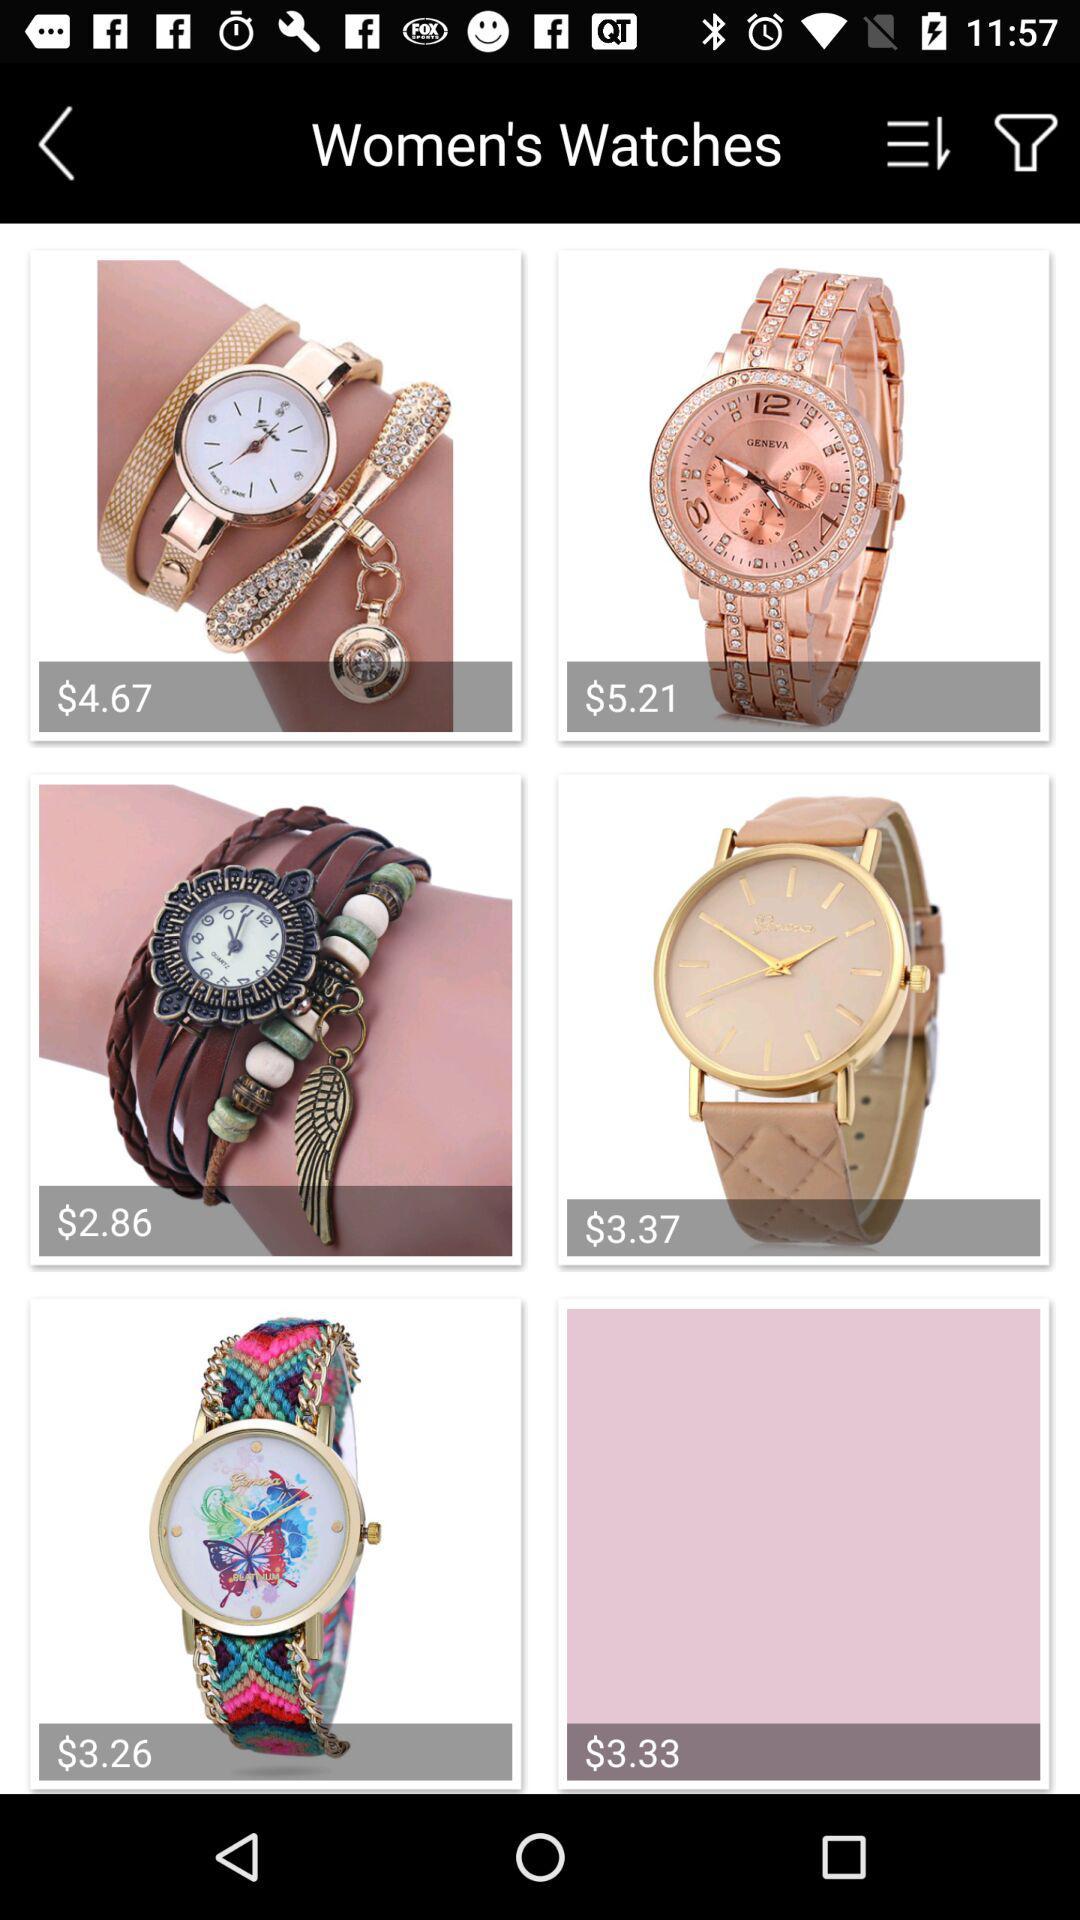  I want to click on go back, so click(55, 142).